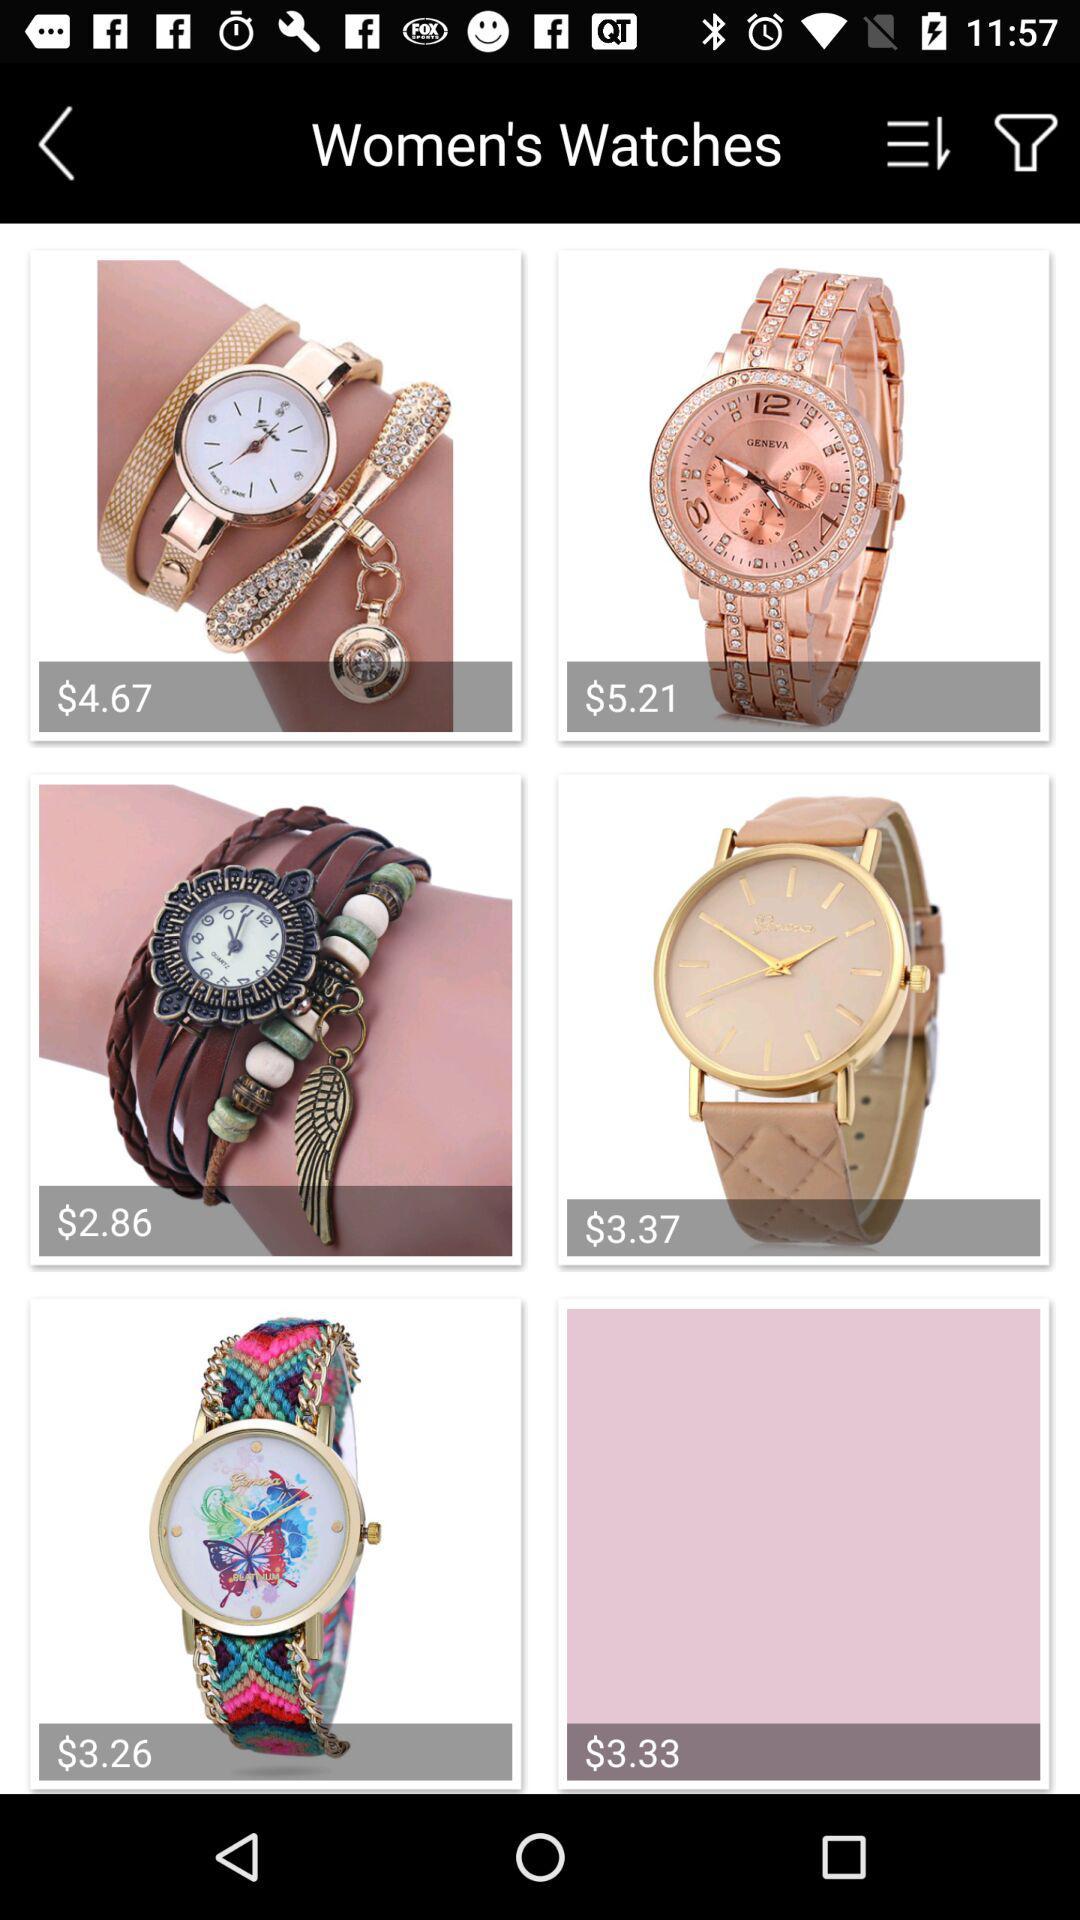  I want to click on go back, so click(55, 142).